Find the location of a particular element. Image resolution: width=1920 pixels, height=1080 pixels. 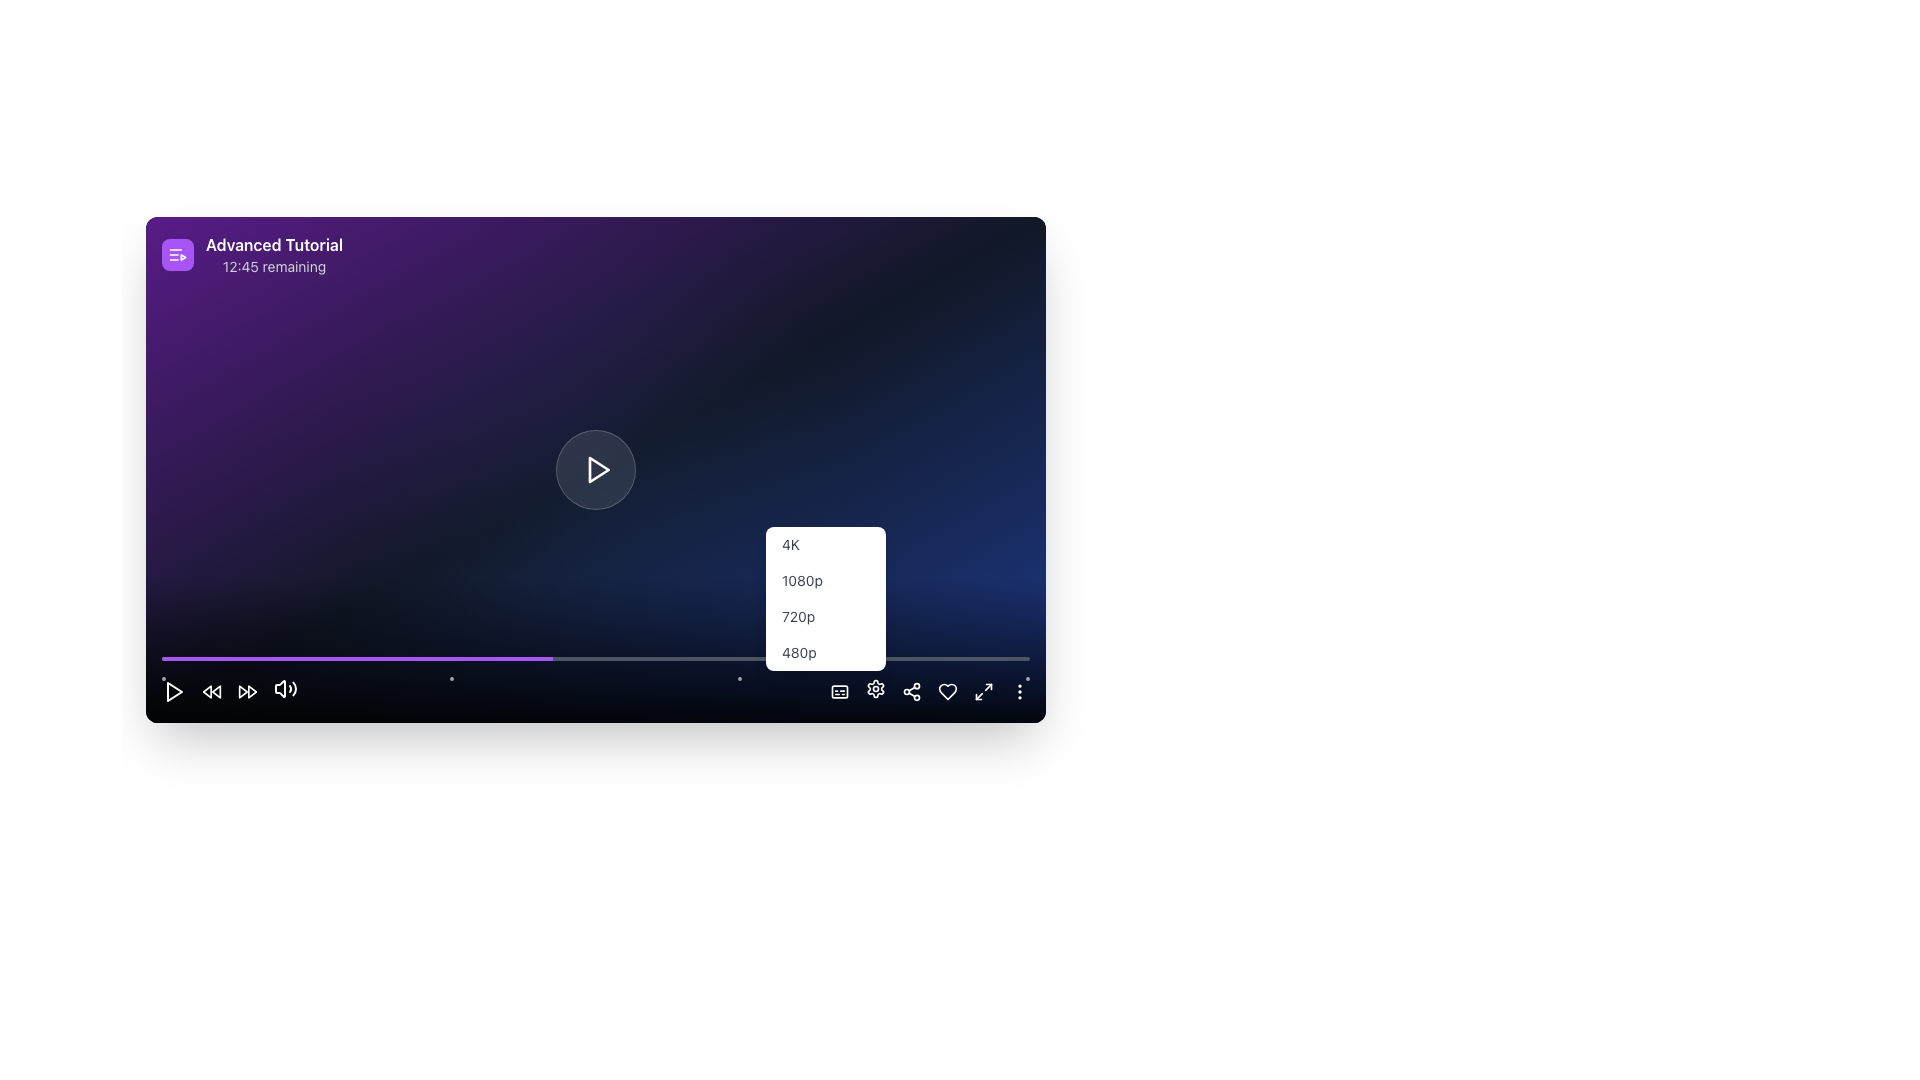

the '1080p' option in the dropdown menu is located at coordinates (825, 581).